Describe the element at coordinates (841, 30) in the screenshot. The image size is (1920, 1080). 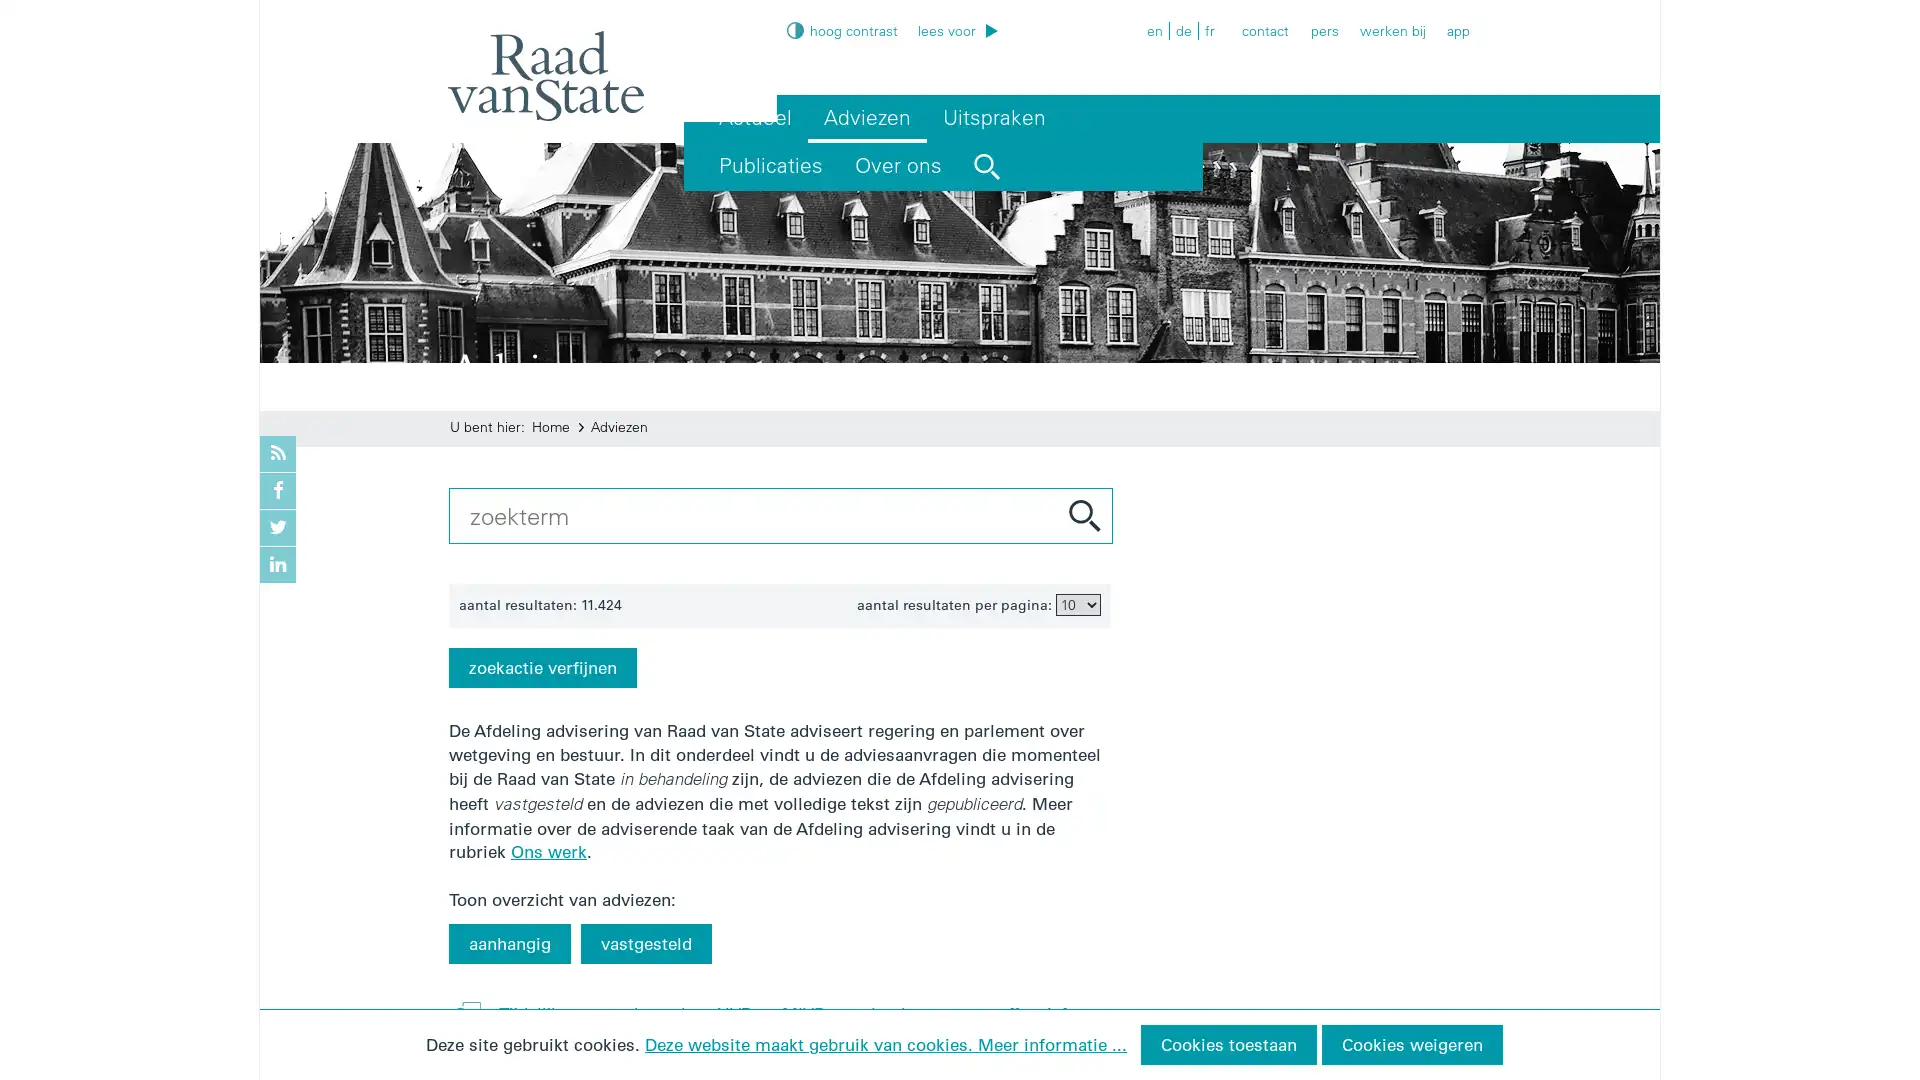
I see `hoog contrast` at that location.